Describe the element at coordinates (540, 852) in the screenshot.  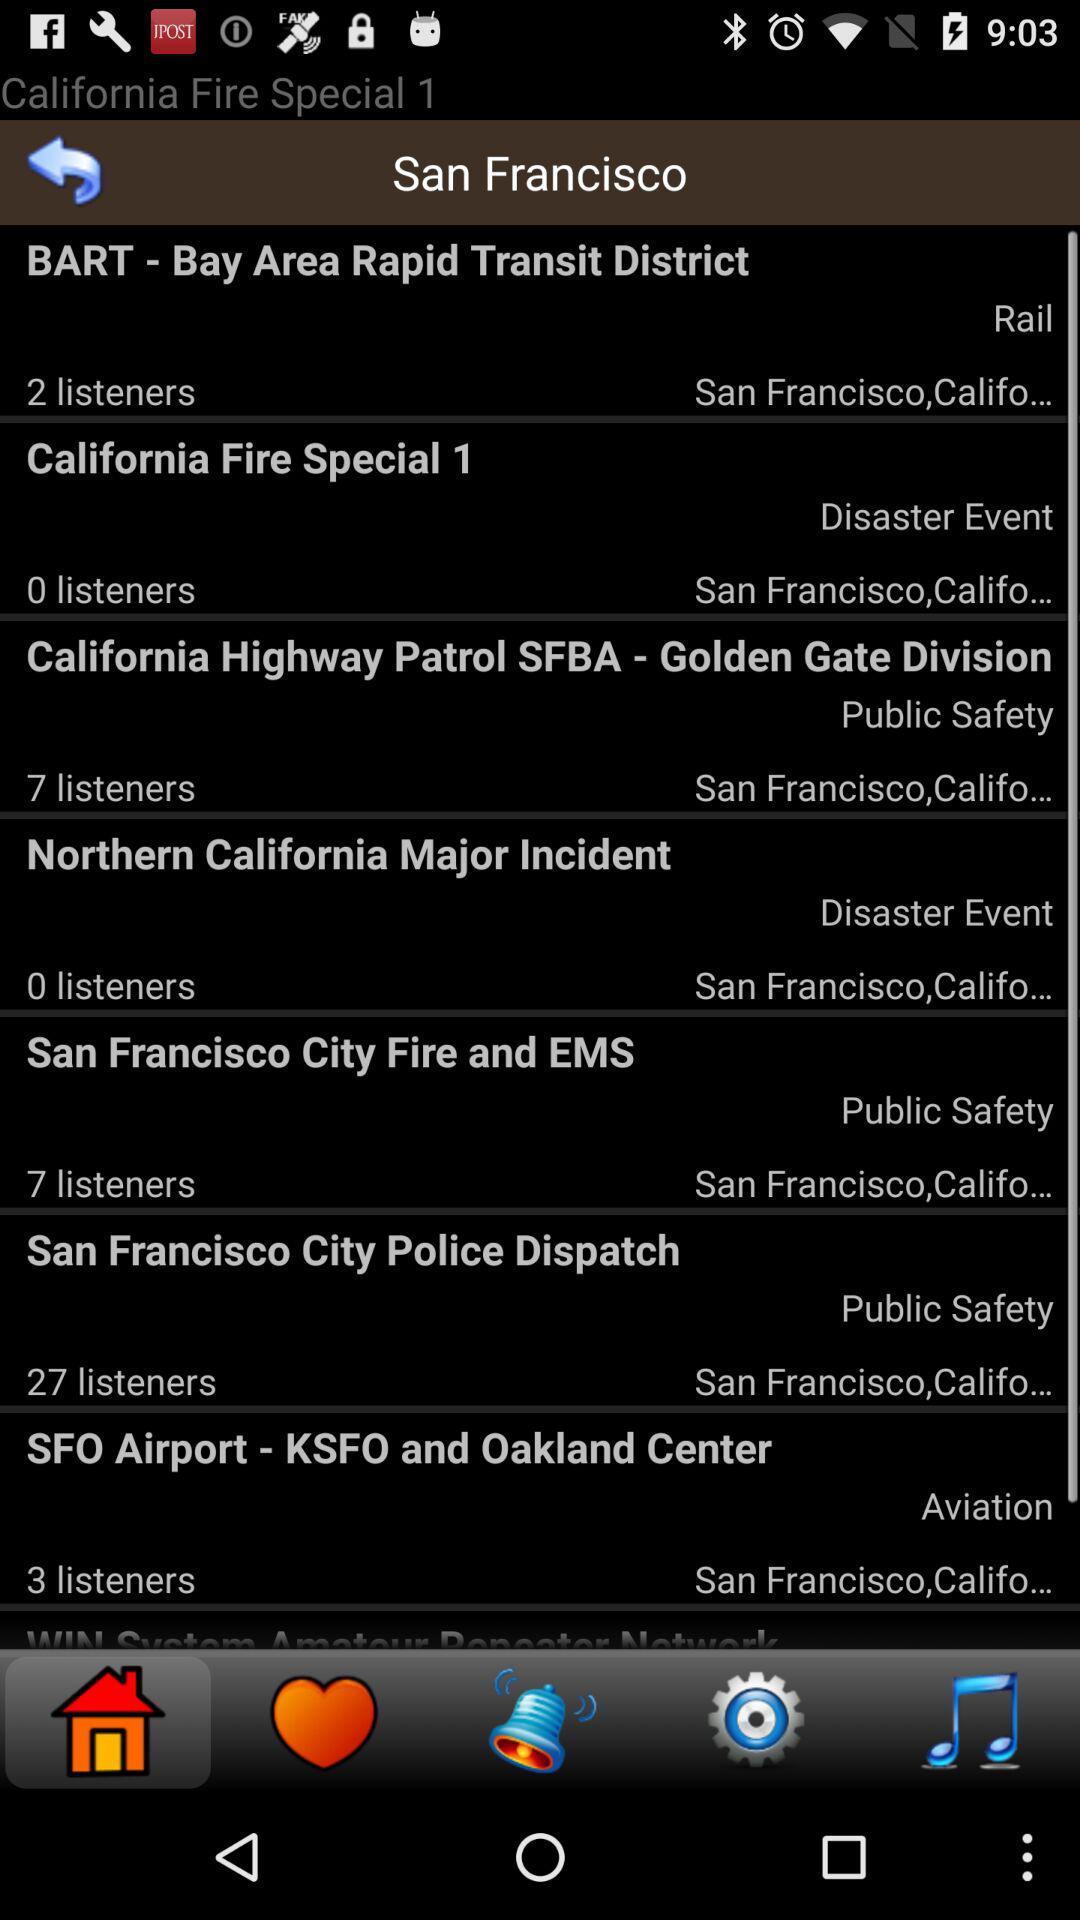
I see `the app above disaster event item` at that location.